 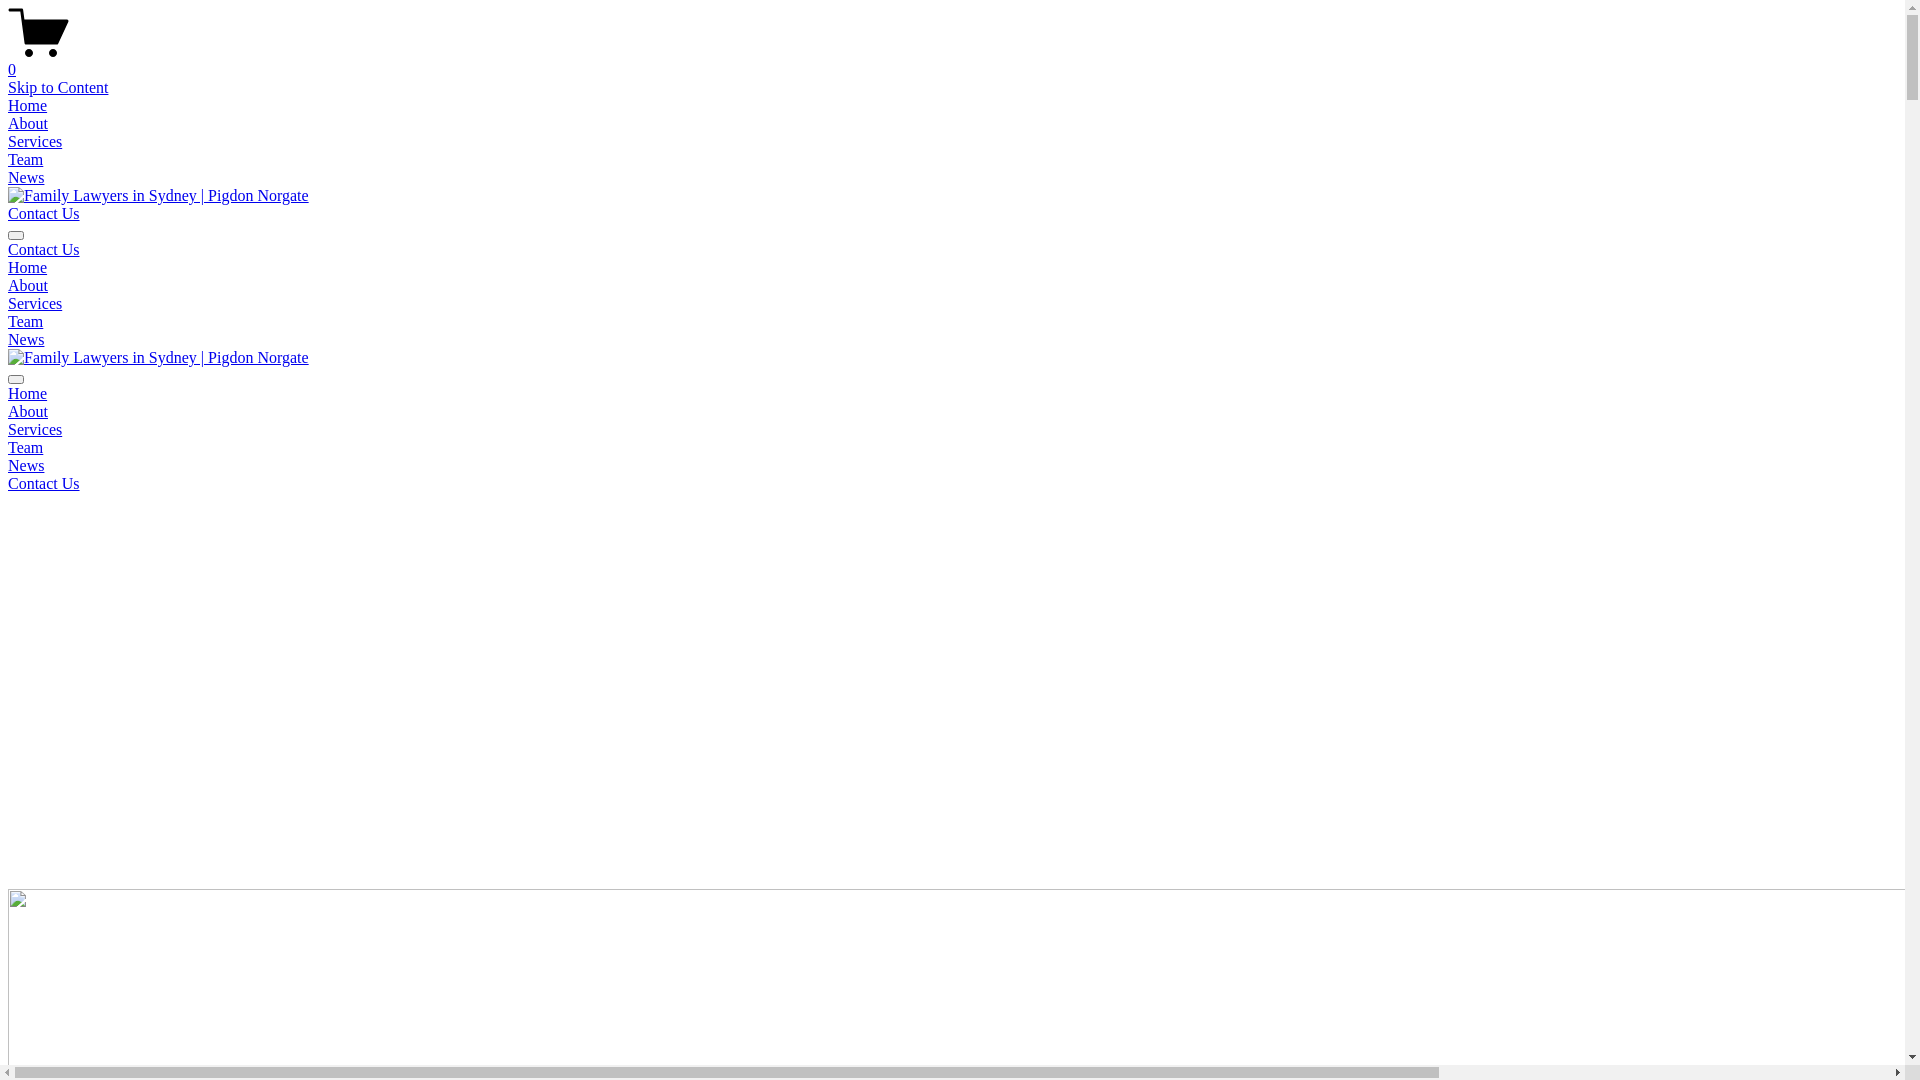 What do you see at coordinates (27, 266) in the screenshot?
I see `'Home'` at bounding box center [27, 266].